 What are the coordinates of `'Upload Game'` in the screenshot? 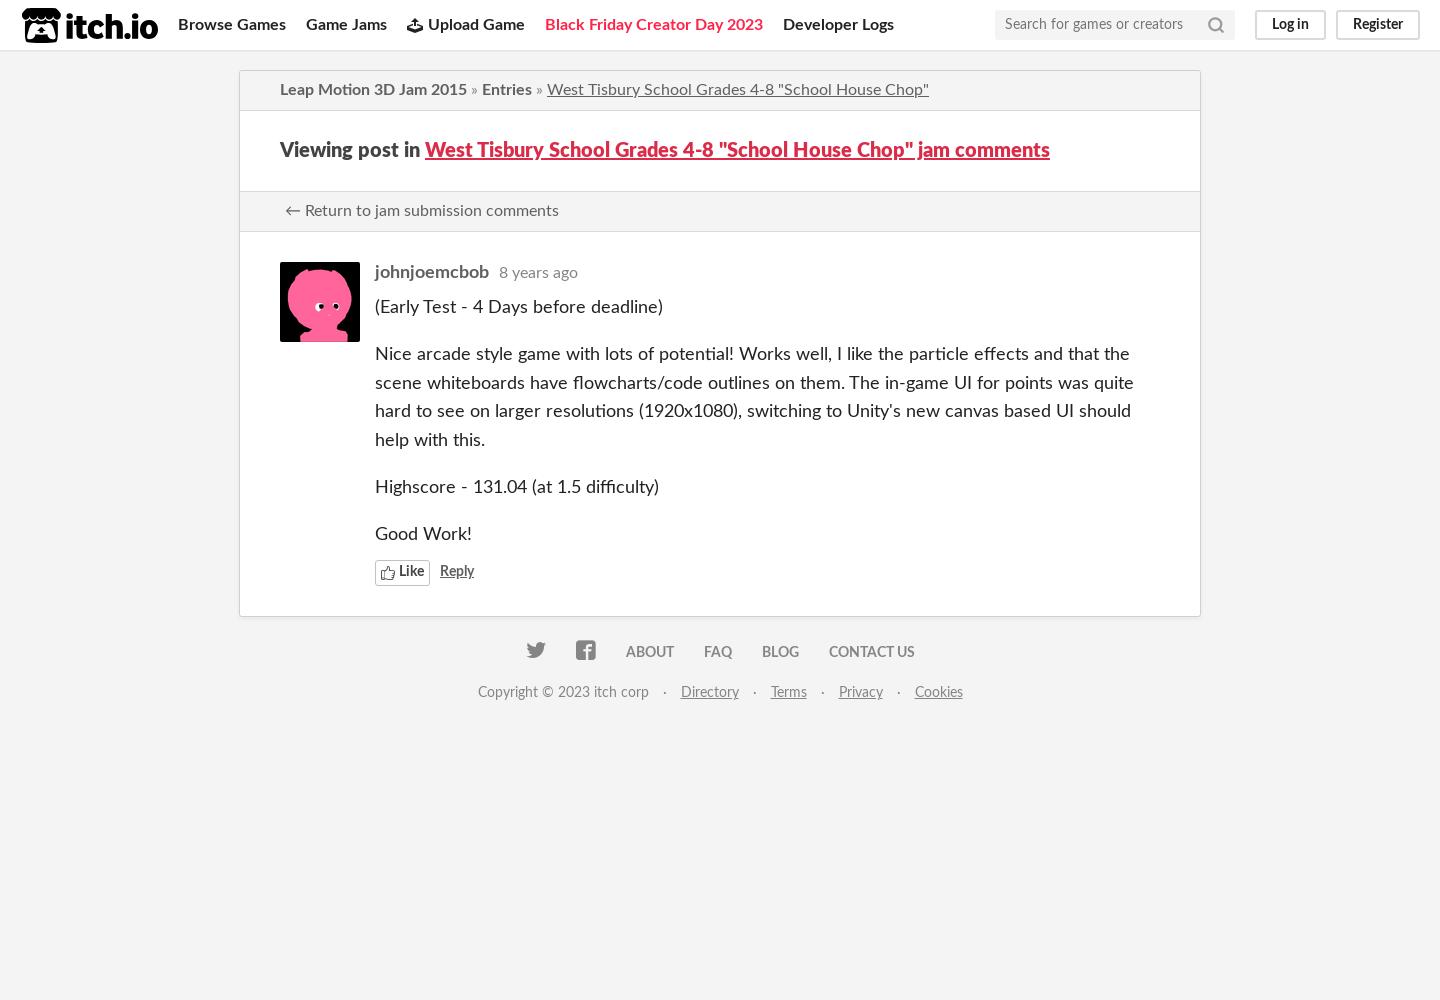 It's located at (476, 24).